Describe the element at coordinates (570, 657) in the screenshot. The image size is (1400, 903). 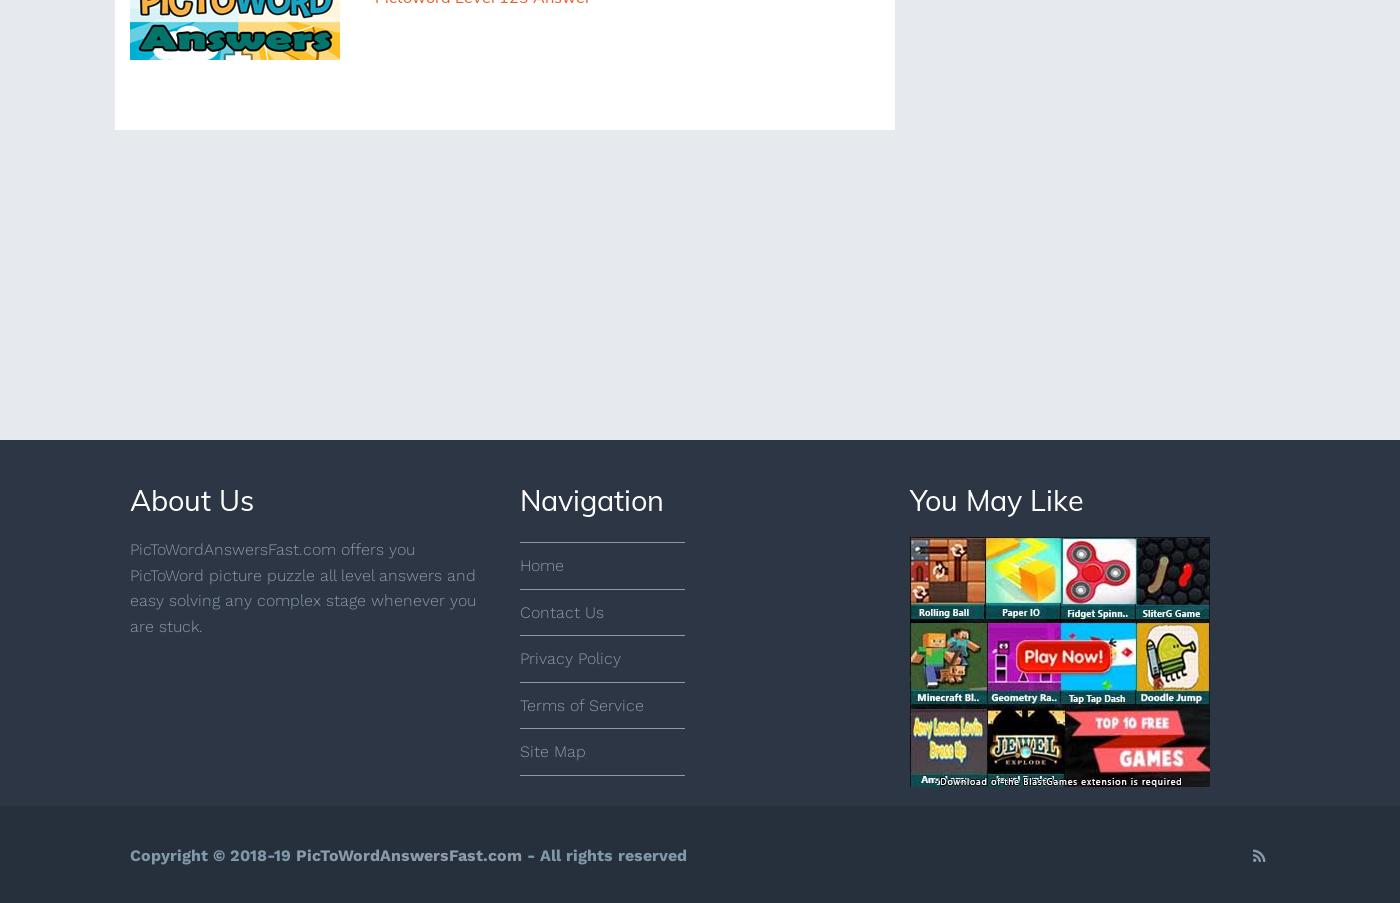
I see `'Privacy Policy'` at that location.